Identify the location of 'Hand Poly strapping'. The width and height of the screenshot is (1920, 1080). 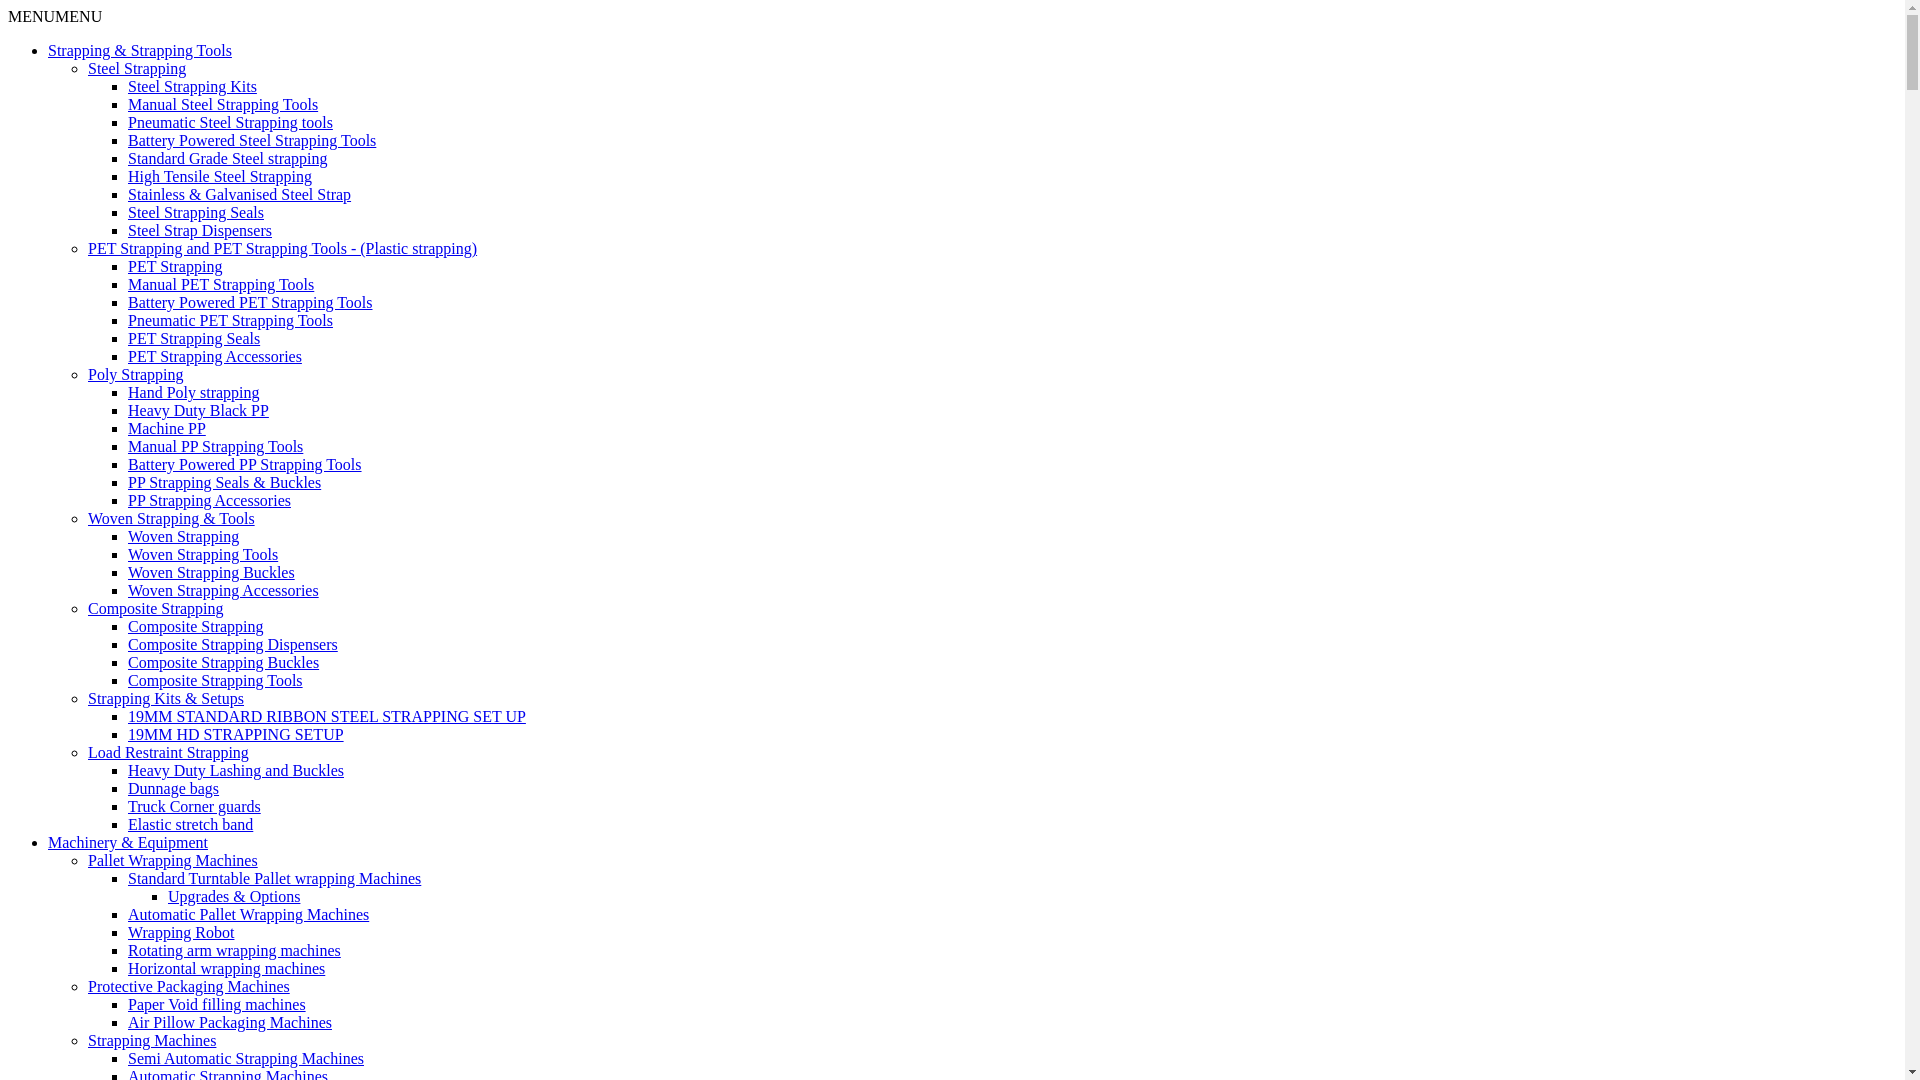
(193, 392).